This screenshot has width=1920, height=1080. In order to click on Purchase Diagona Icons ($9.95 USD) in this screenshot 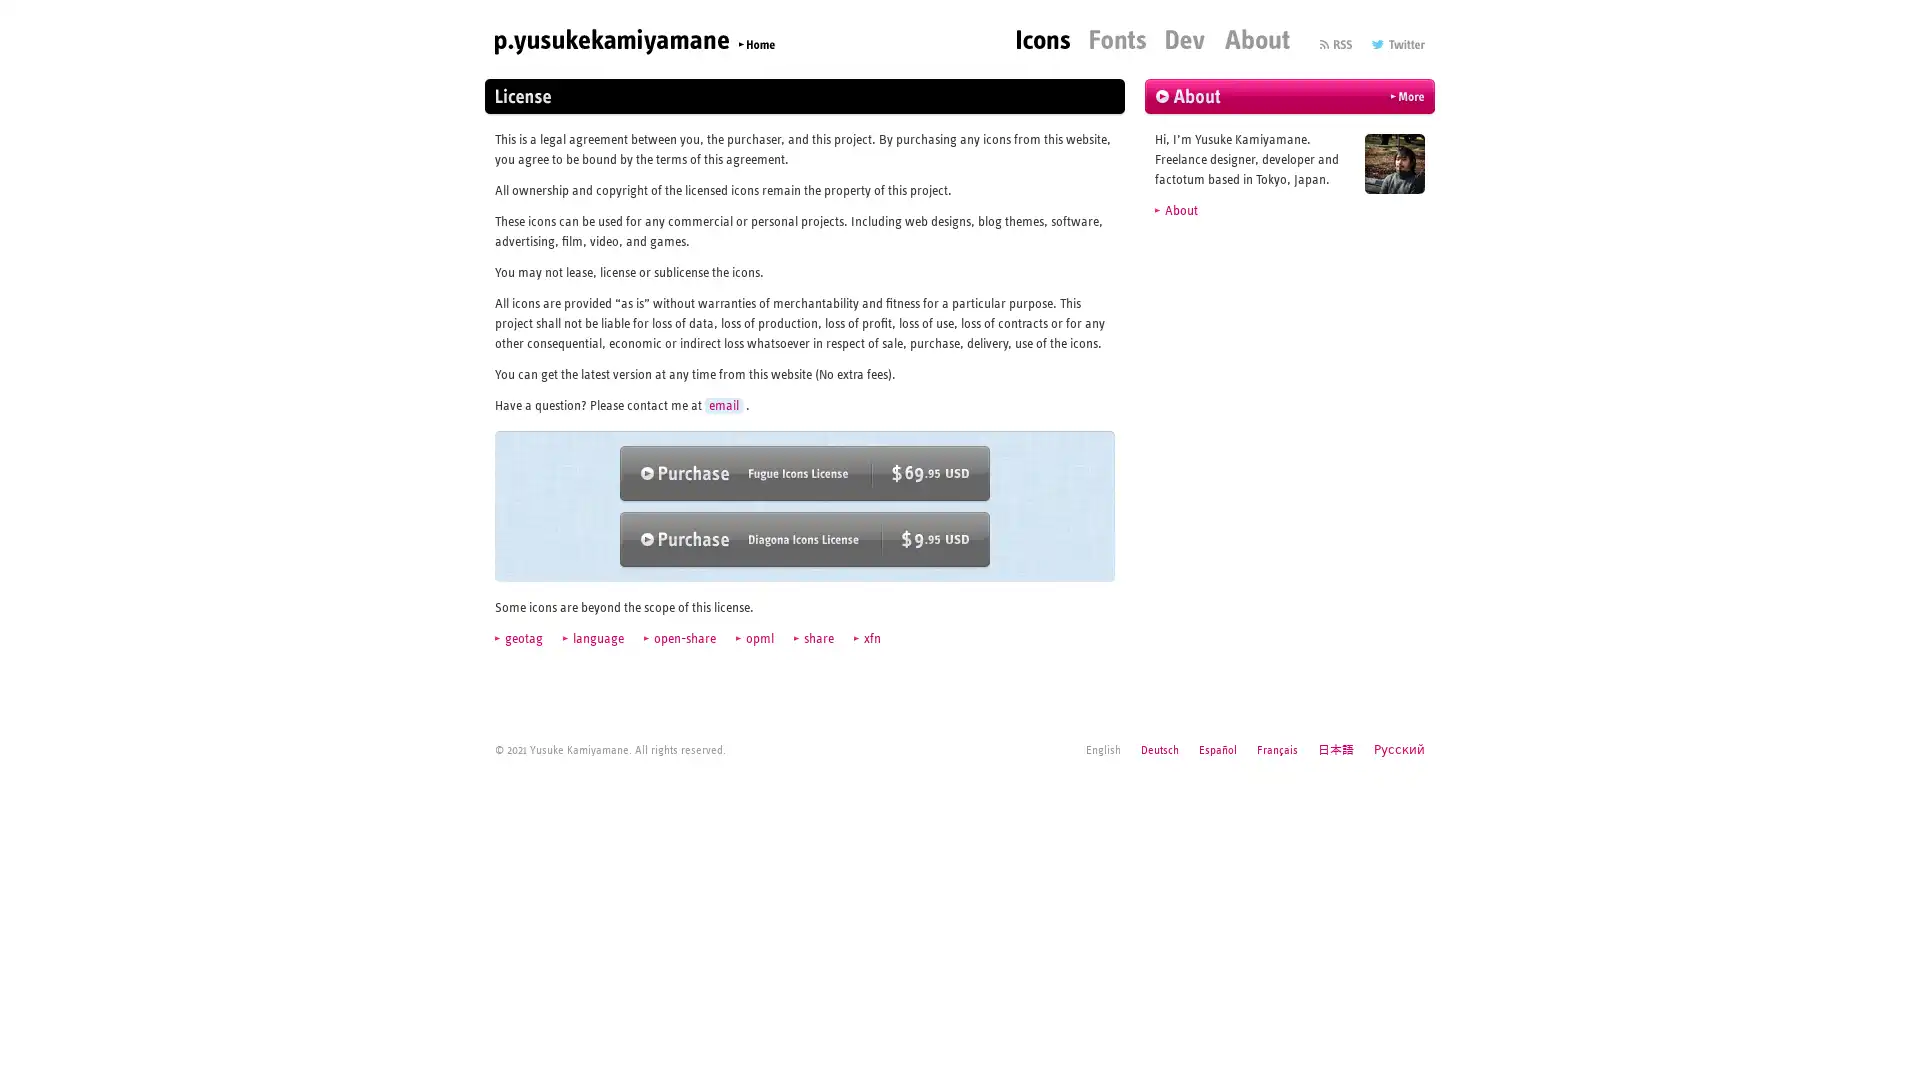, I will do `click(805, 540)`.